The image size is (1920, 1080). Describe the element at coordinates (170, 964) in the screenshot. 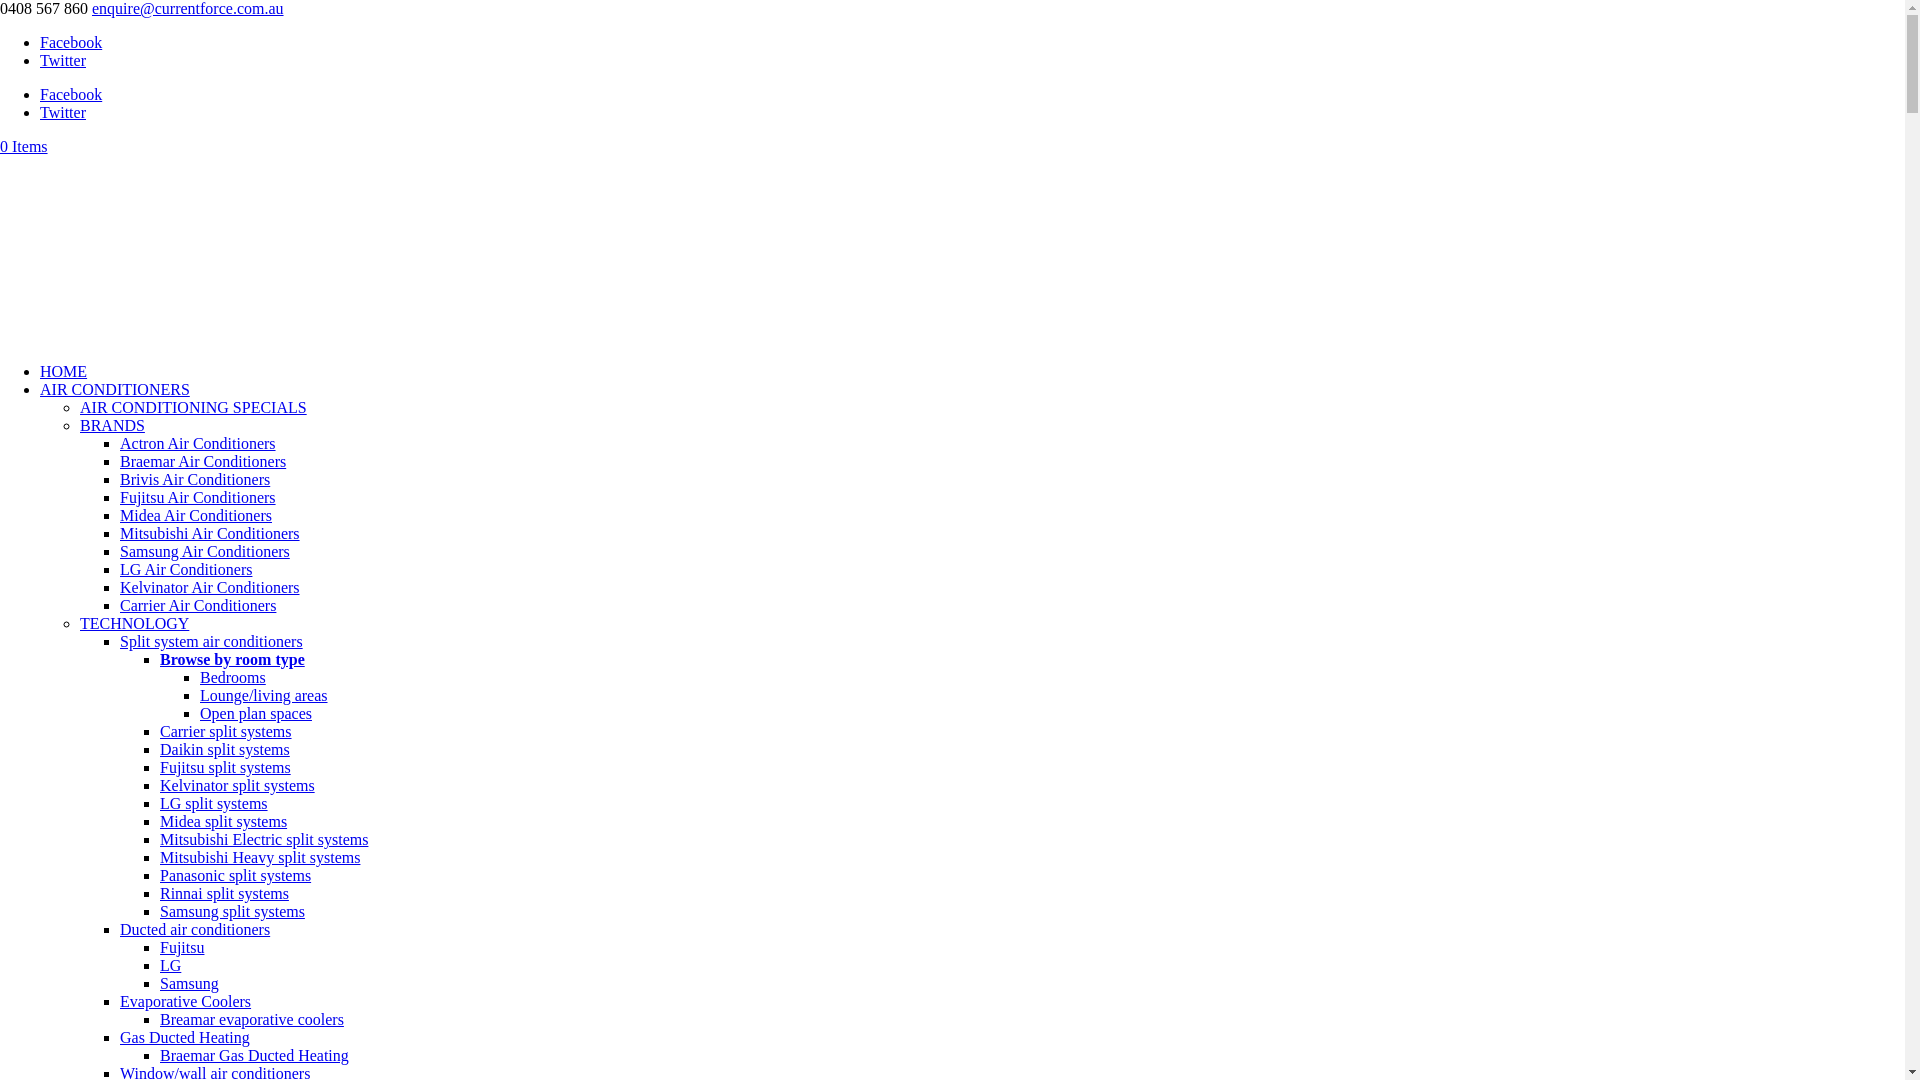

I see `'LG'` at that location.